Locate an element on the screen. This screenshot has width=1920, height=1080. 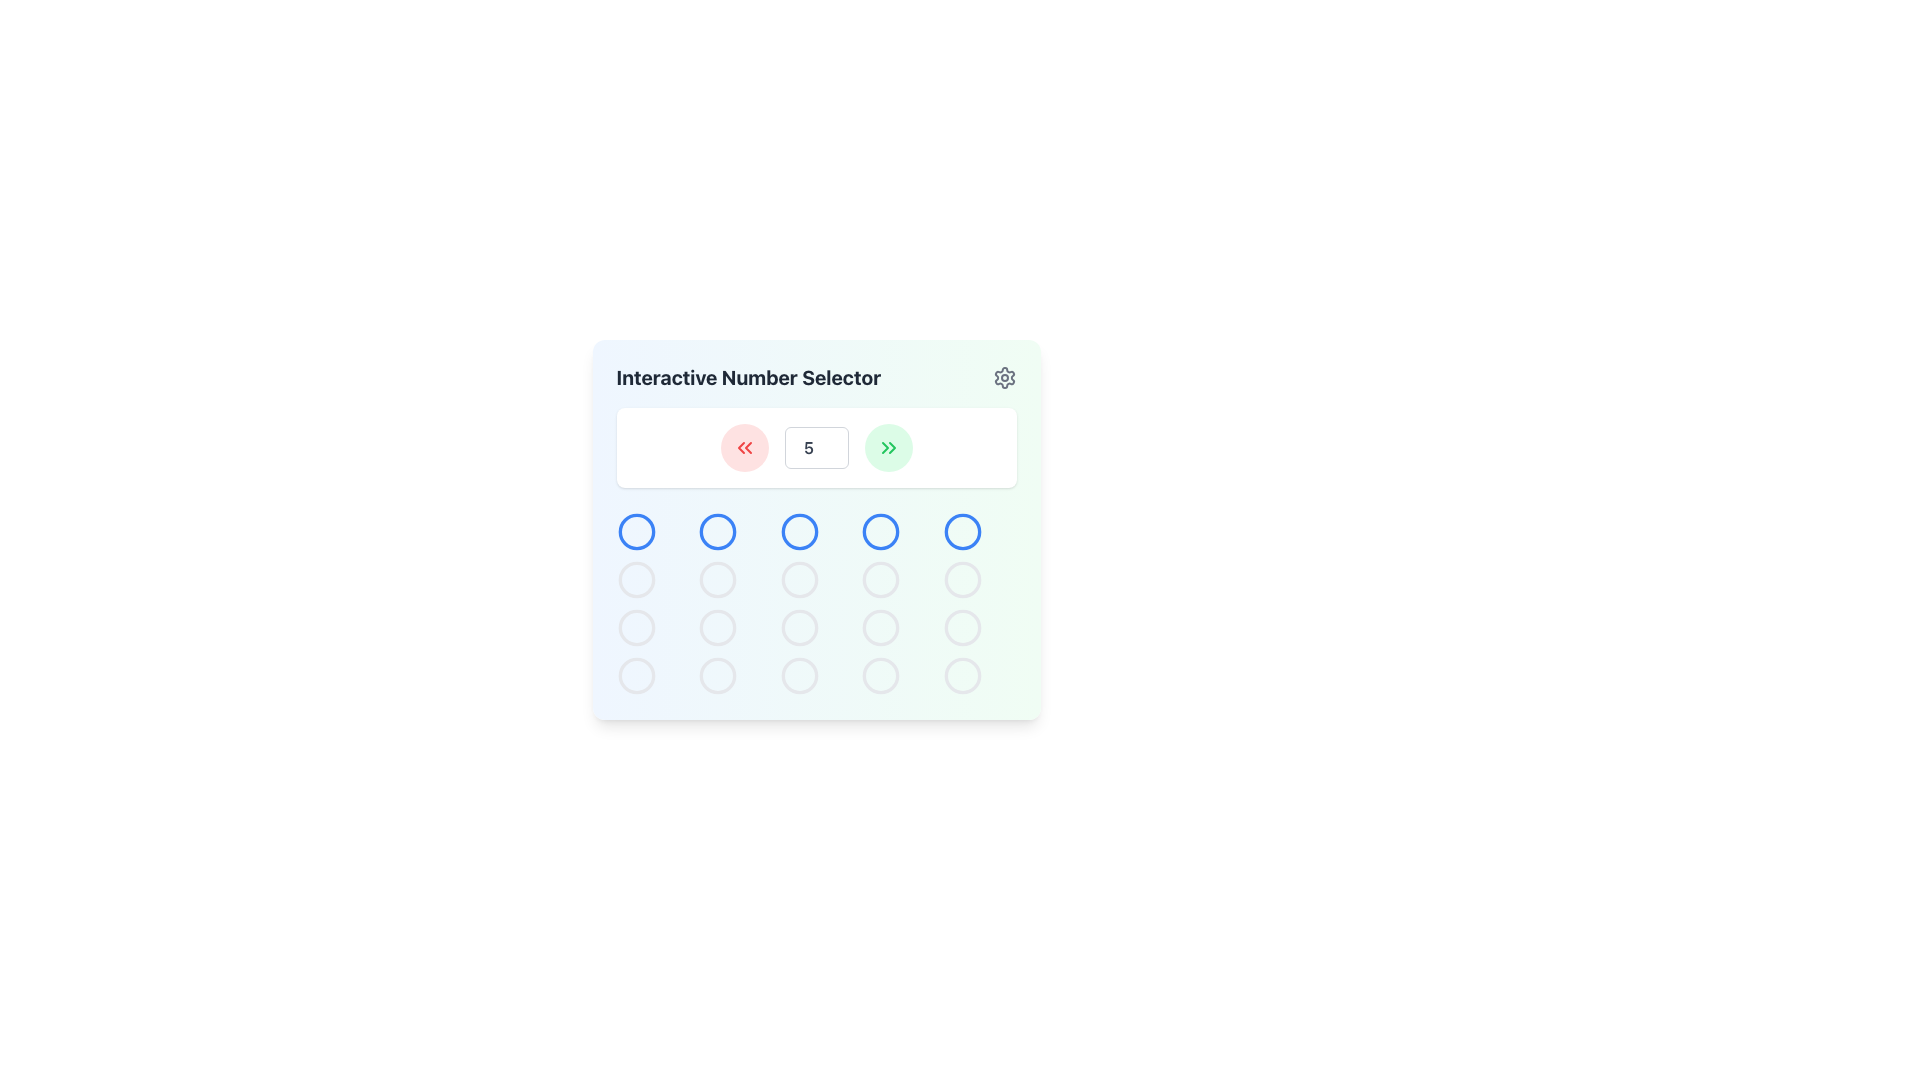
the third circle in the third row of the 5x4 grid layout within the 'Interactive Number Selector' interface is located at coordinates (718, 627).